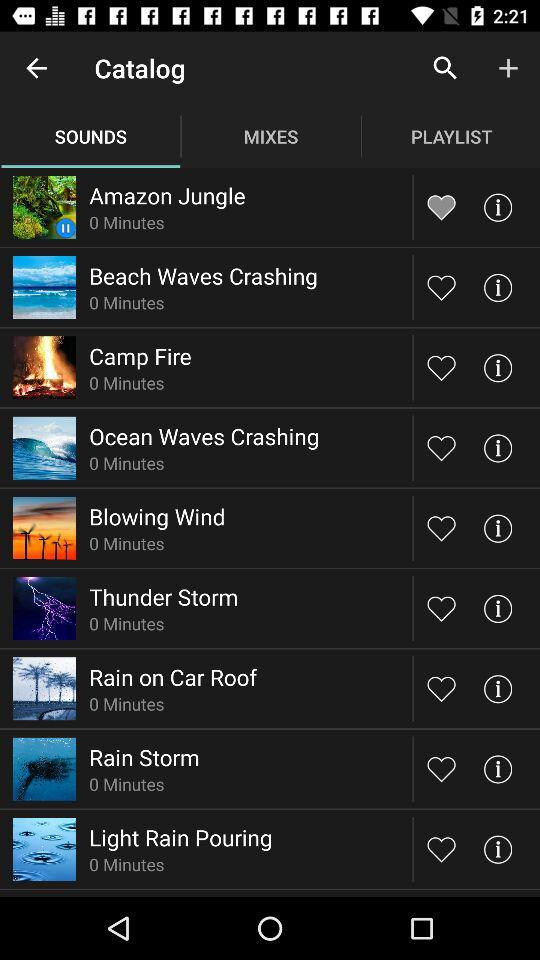 This screenshot has height=960, width=540. Describe the element at coordinates (441, 366) in the screenshot. I see `favorite option` at that location.